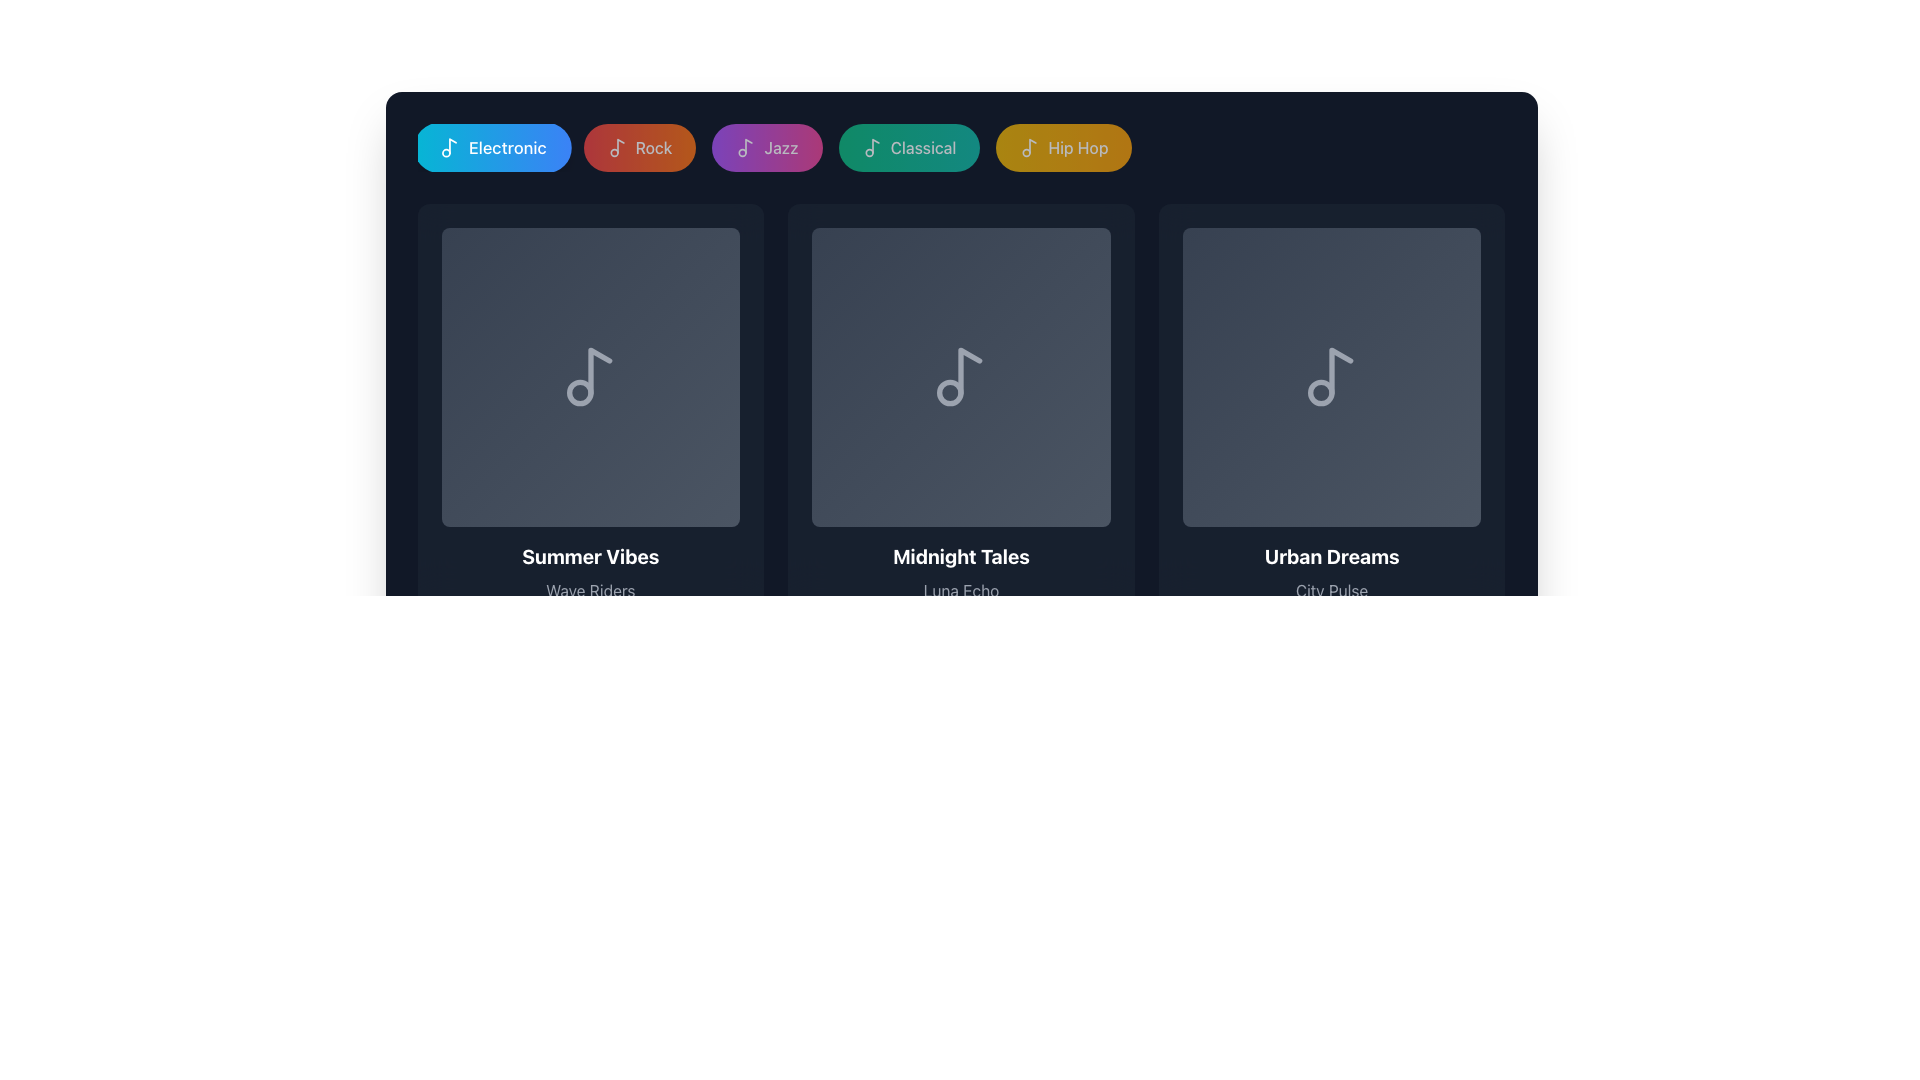 The height and width of the screenshot is (1080, 1920). I want to click on the 'Jazz' category filter button to change its opacity, which is the third button in a horizontal list located between the 'Rock' and 'Classical' buttons, so click(766, 146).